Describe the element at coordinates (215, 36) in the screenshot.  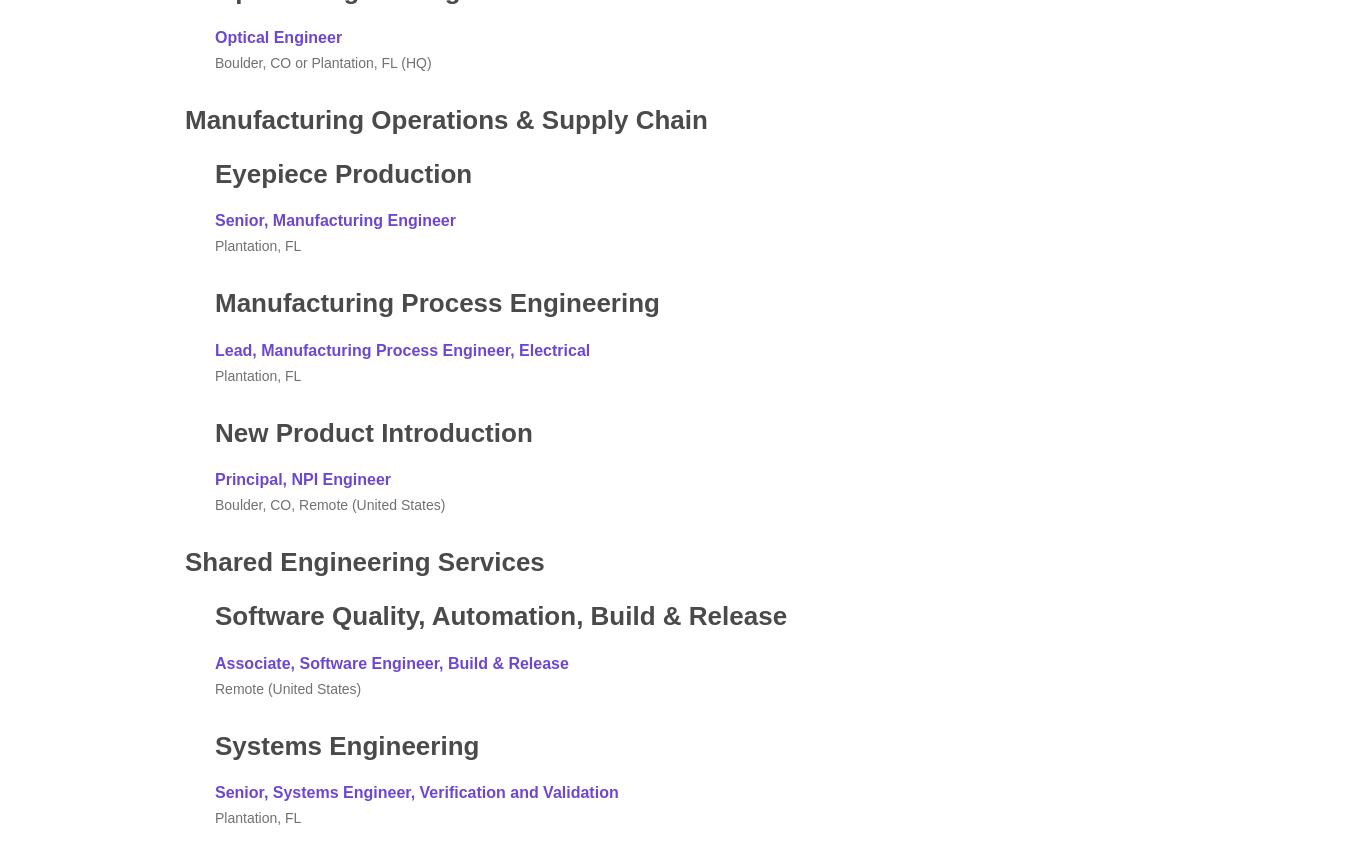
I see `'Optical Engineer'` at that location.